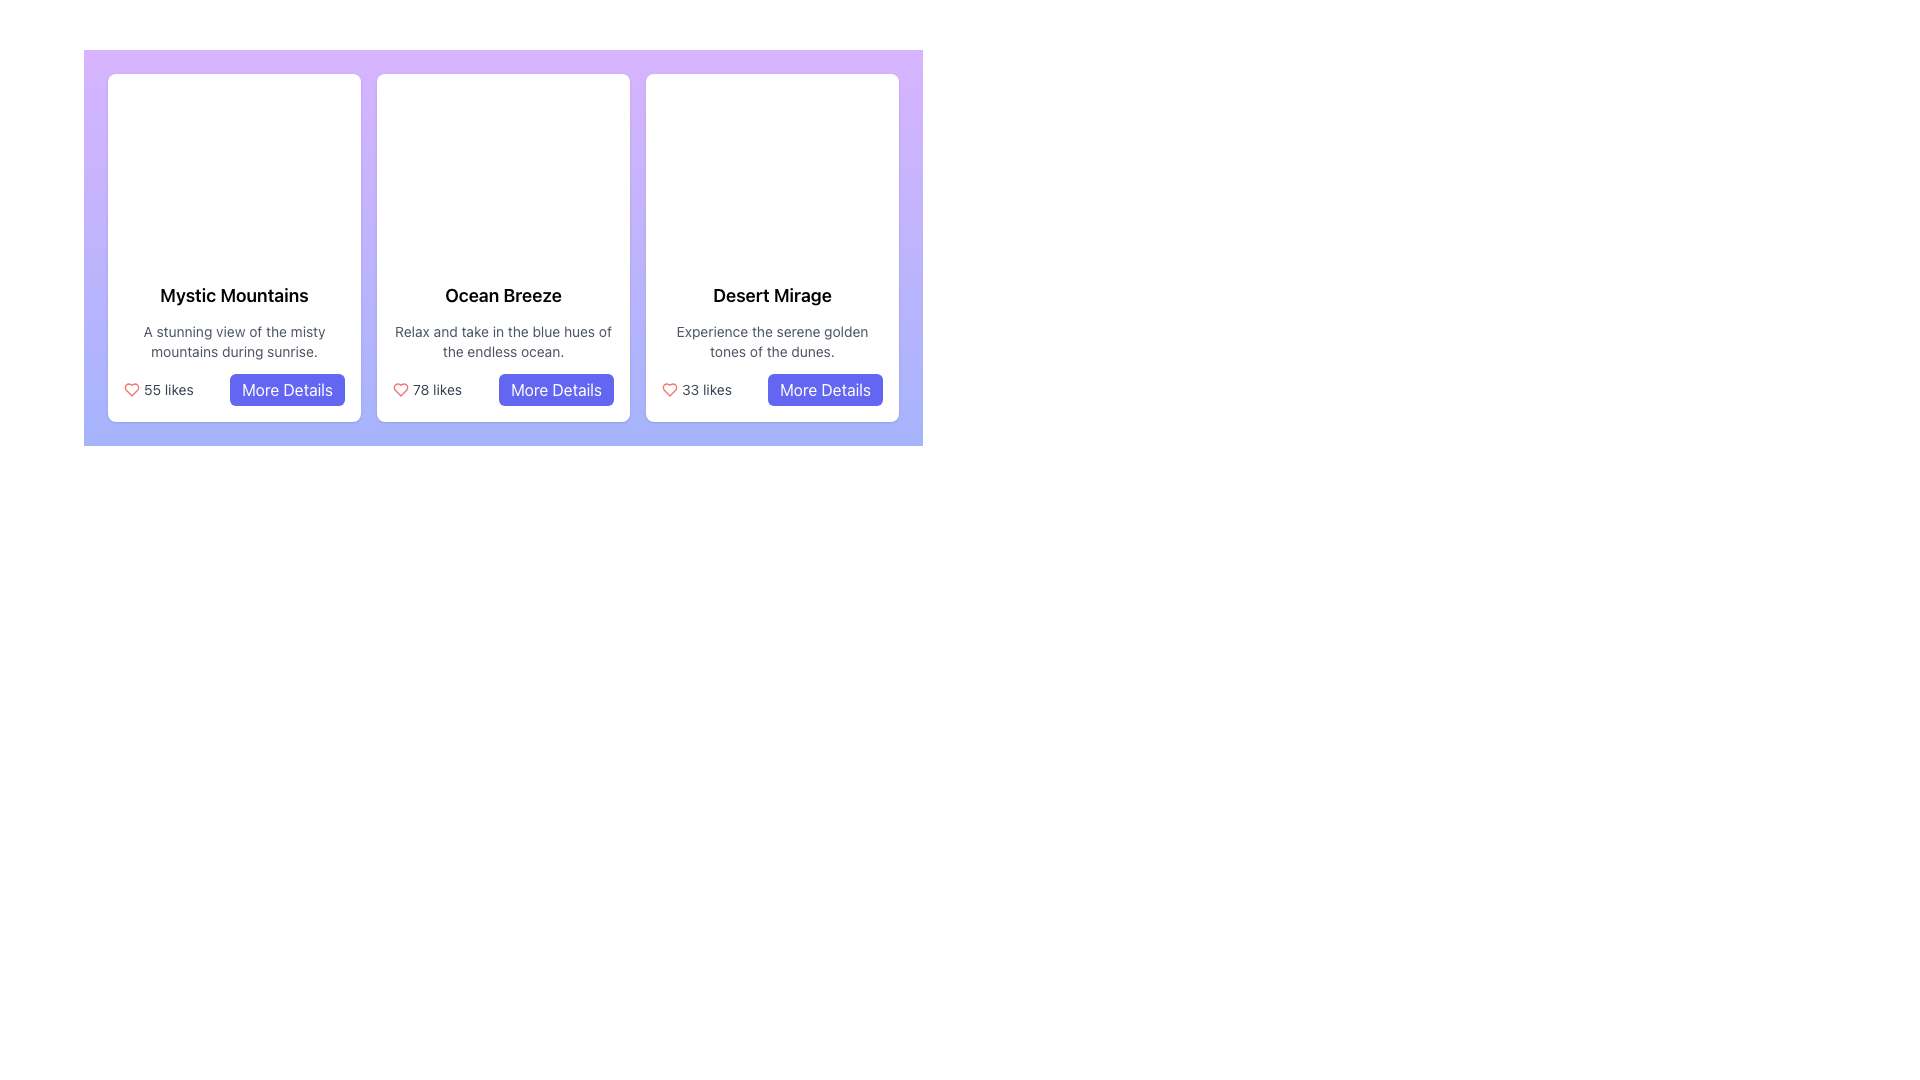  Describe the element at coordinates (426, 389) in the screenshot. I see `the informational label displaying the number of likes for the second card in a horizontal layout of three cards, located at the bottom-left corner above the 'More Details' button` at that location.